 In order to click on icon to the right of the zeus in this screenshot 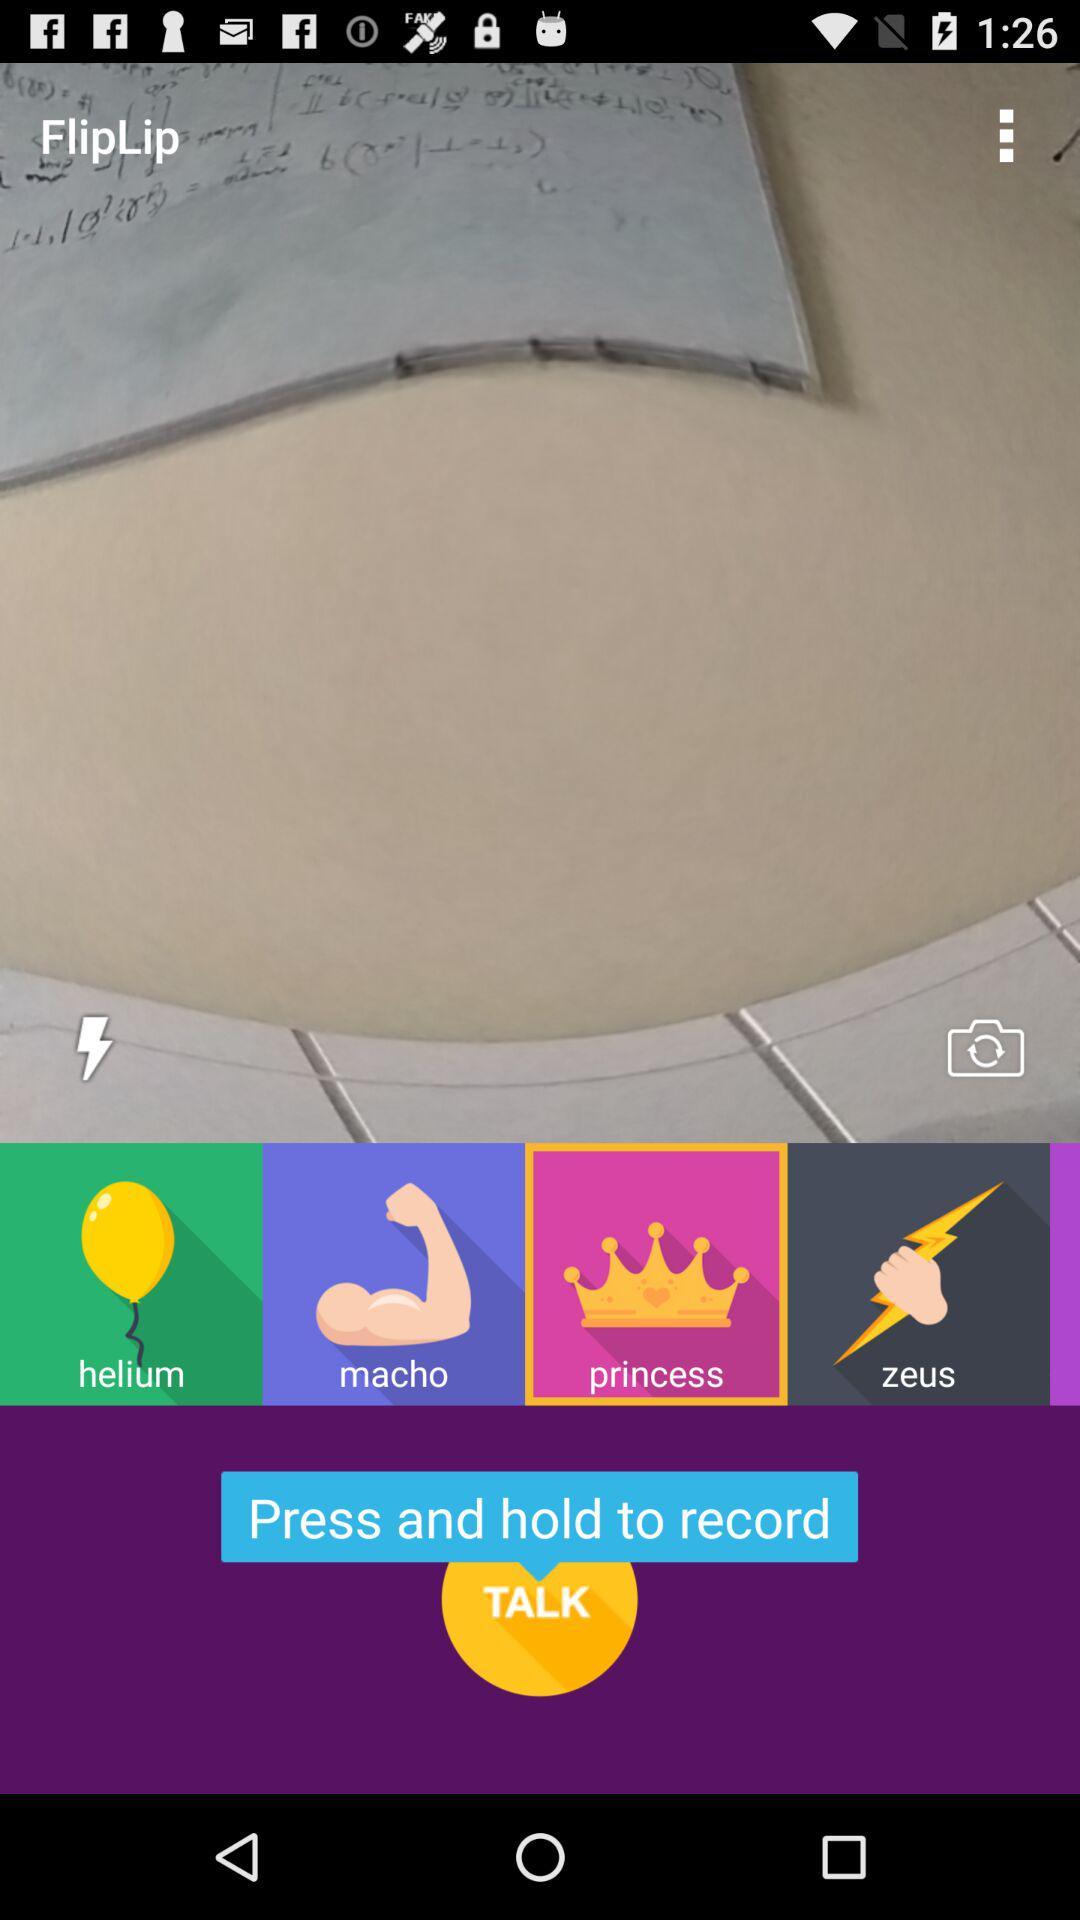, I will do `click(1063, 1273)`.